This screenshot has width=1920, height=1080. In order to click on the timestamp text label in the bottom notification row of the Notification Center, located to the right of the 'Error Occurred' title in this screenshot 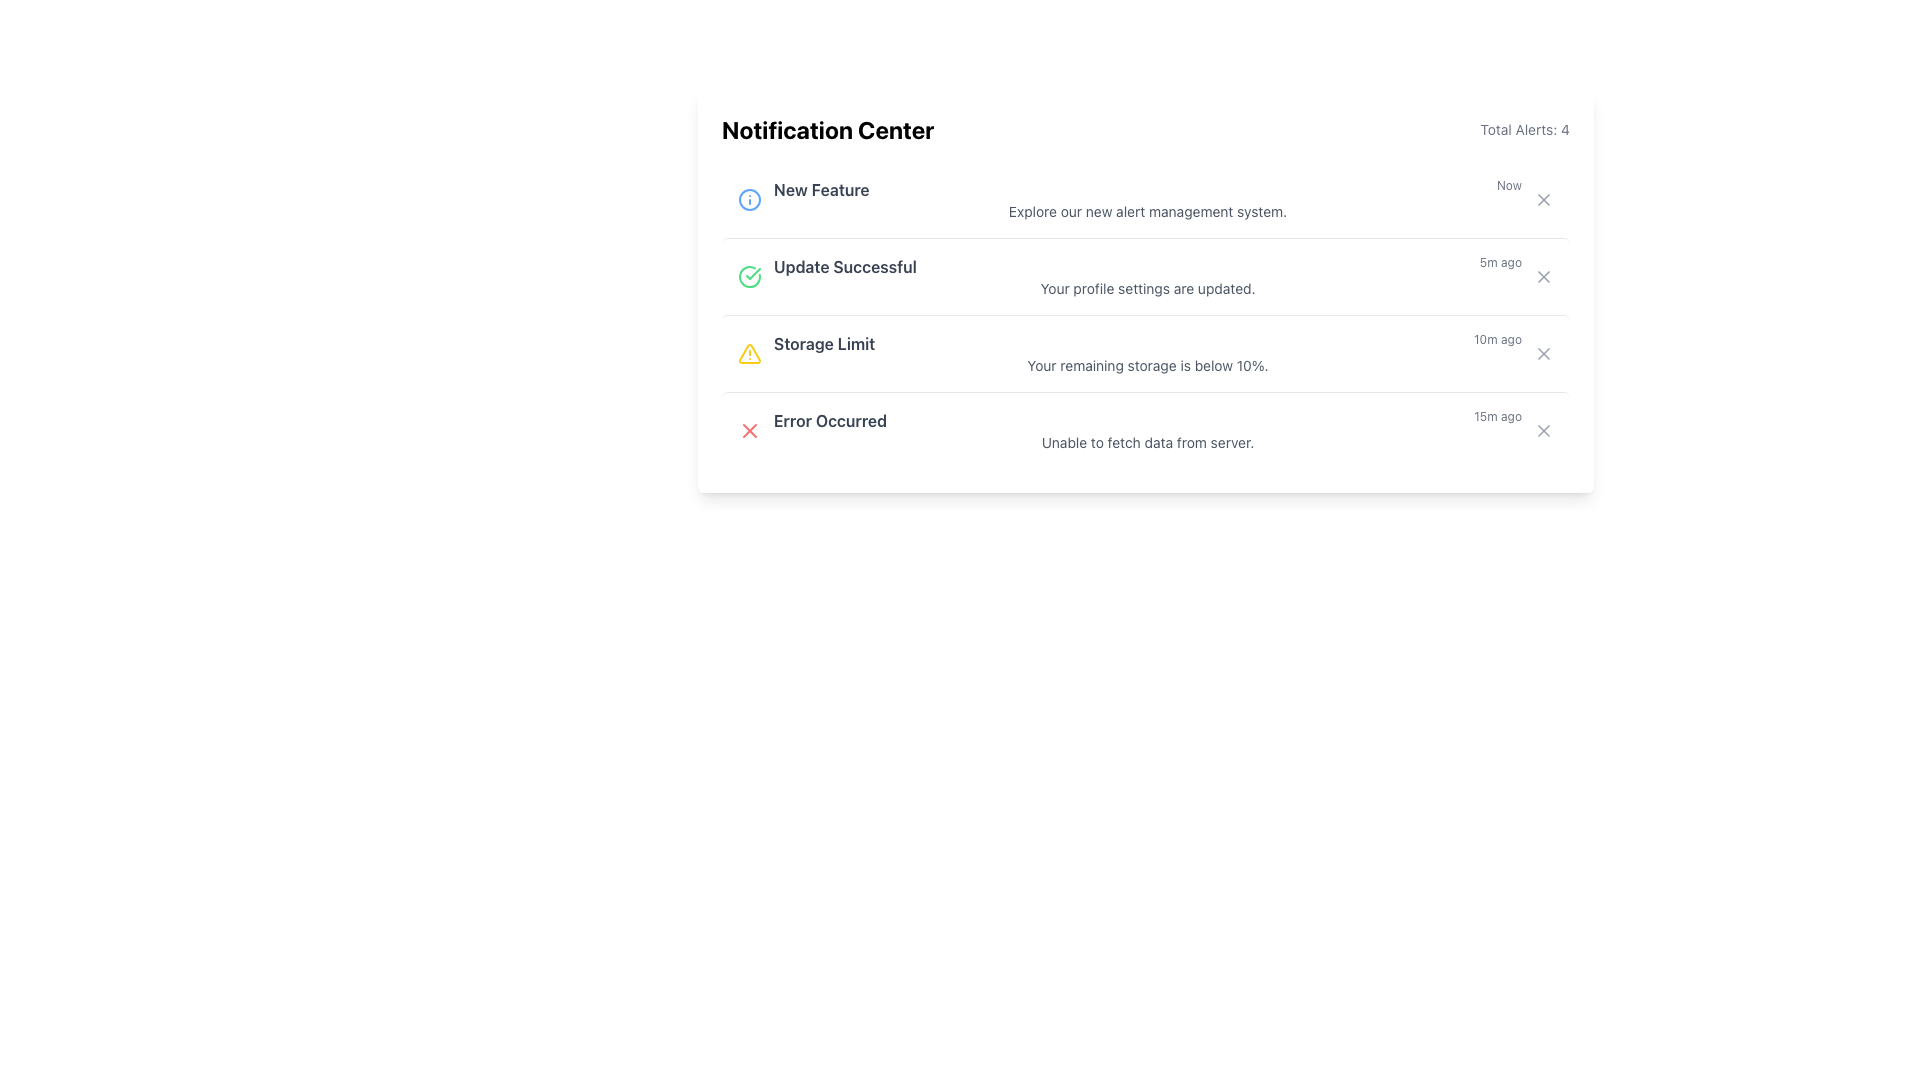, I will do `click(1498, 419)`.